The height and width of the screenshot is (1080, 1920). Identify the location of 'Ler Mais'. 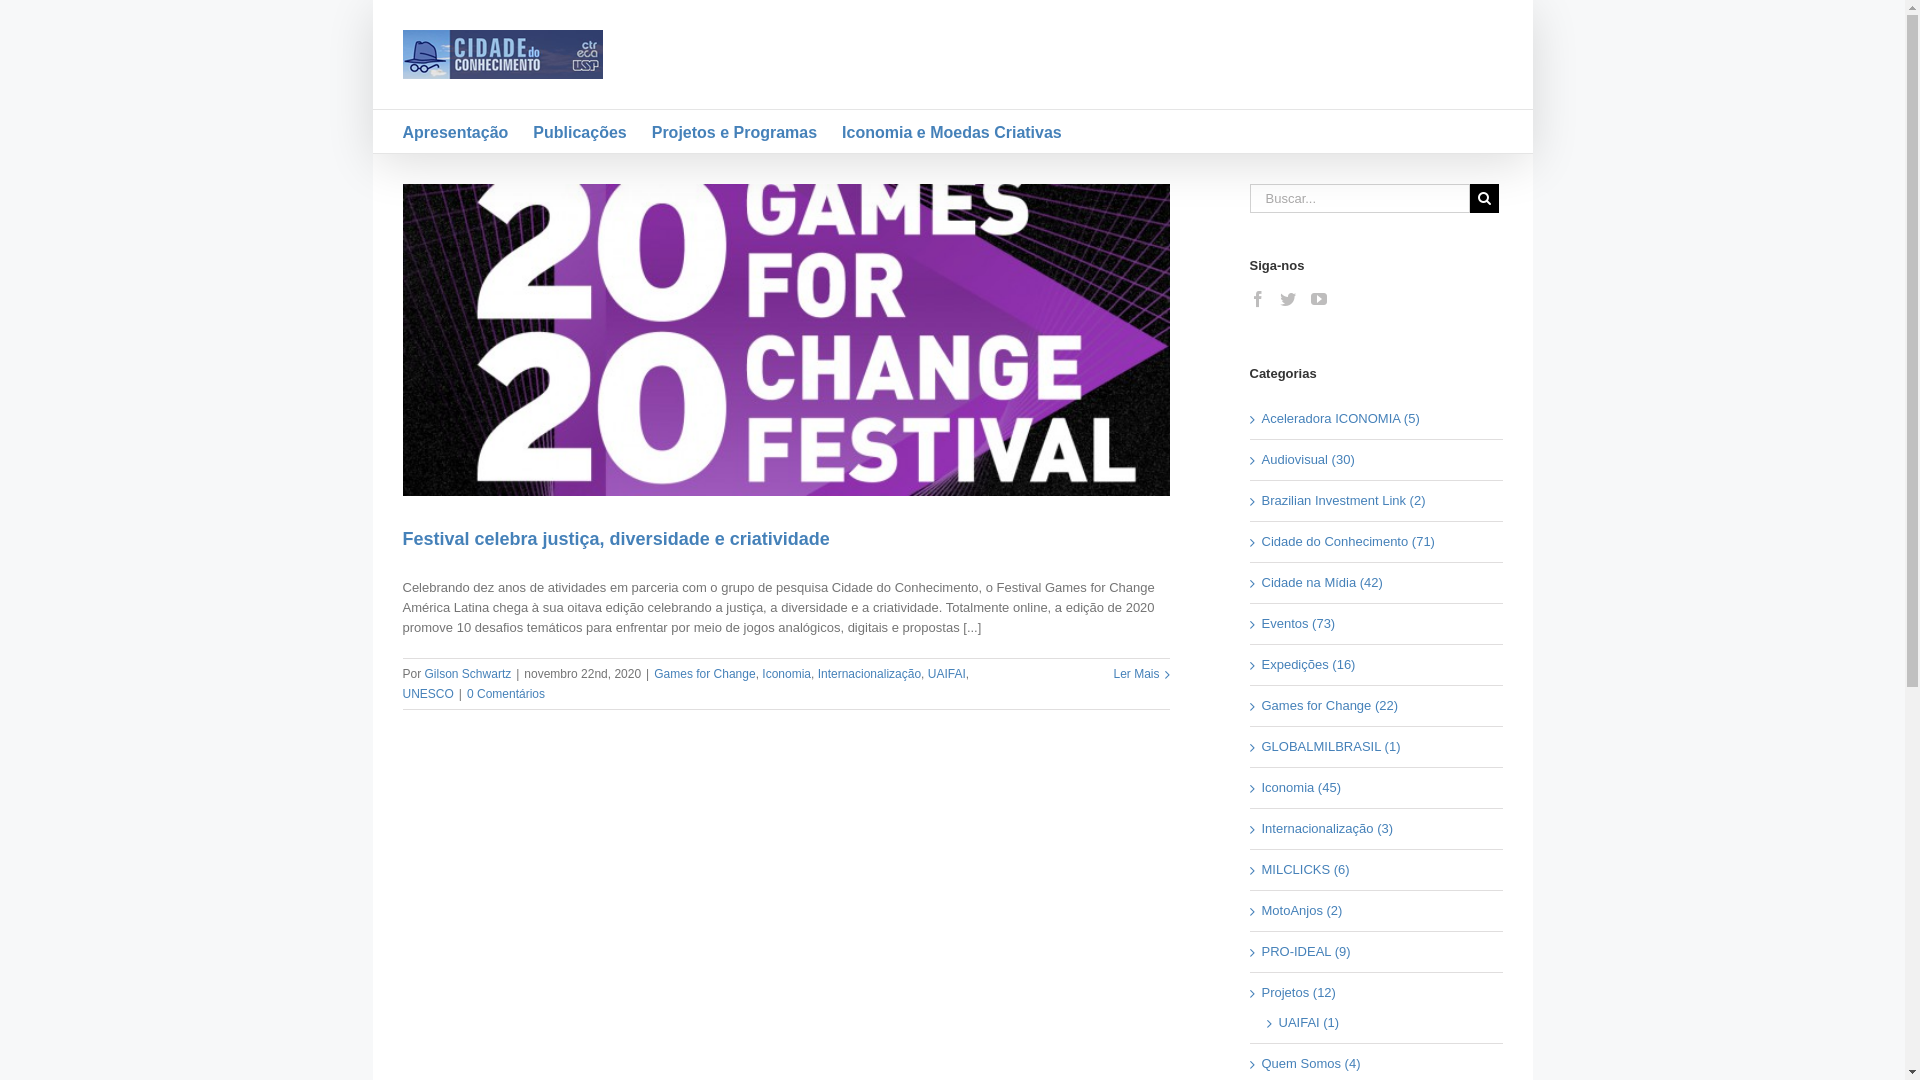
(1136, 674).